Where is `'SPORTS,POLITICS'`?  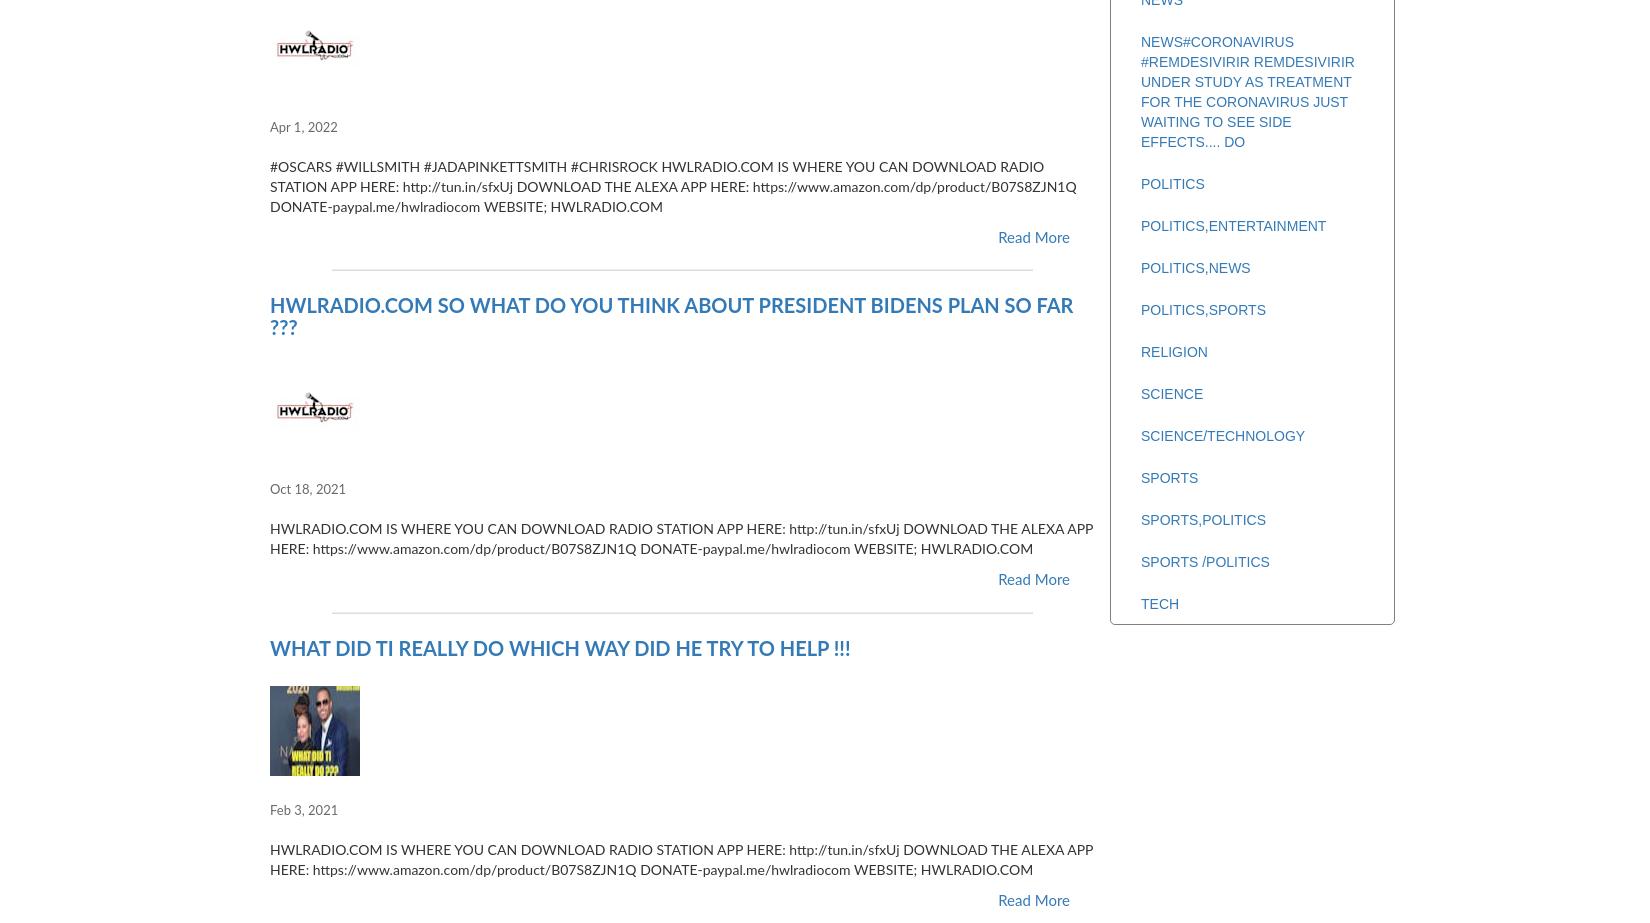 'SPORTS,POLITICS' is located at coordinates (1203, 519).